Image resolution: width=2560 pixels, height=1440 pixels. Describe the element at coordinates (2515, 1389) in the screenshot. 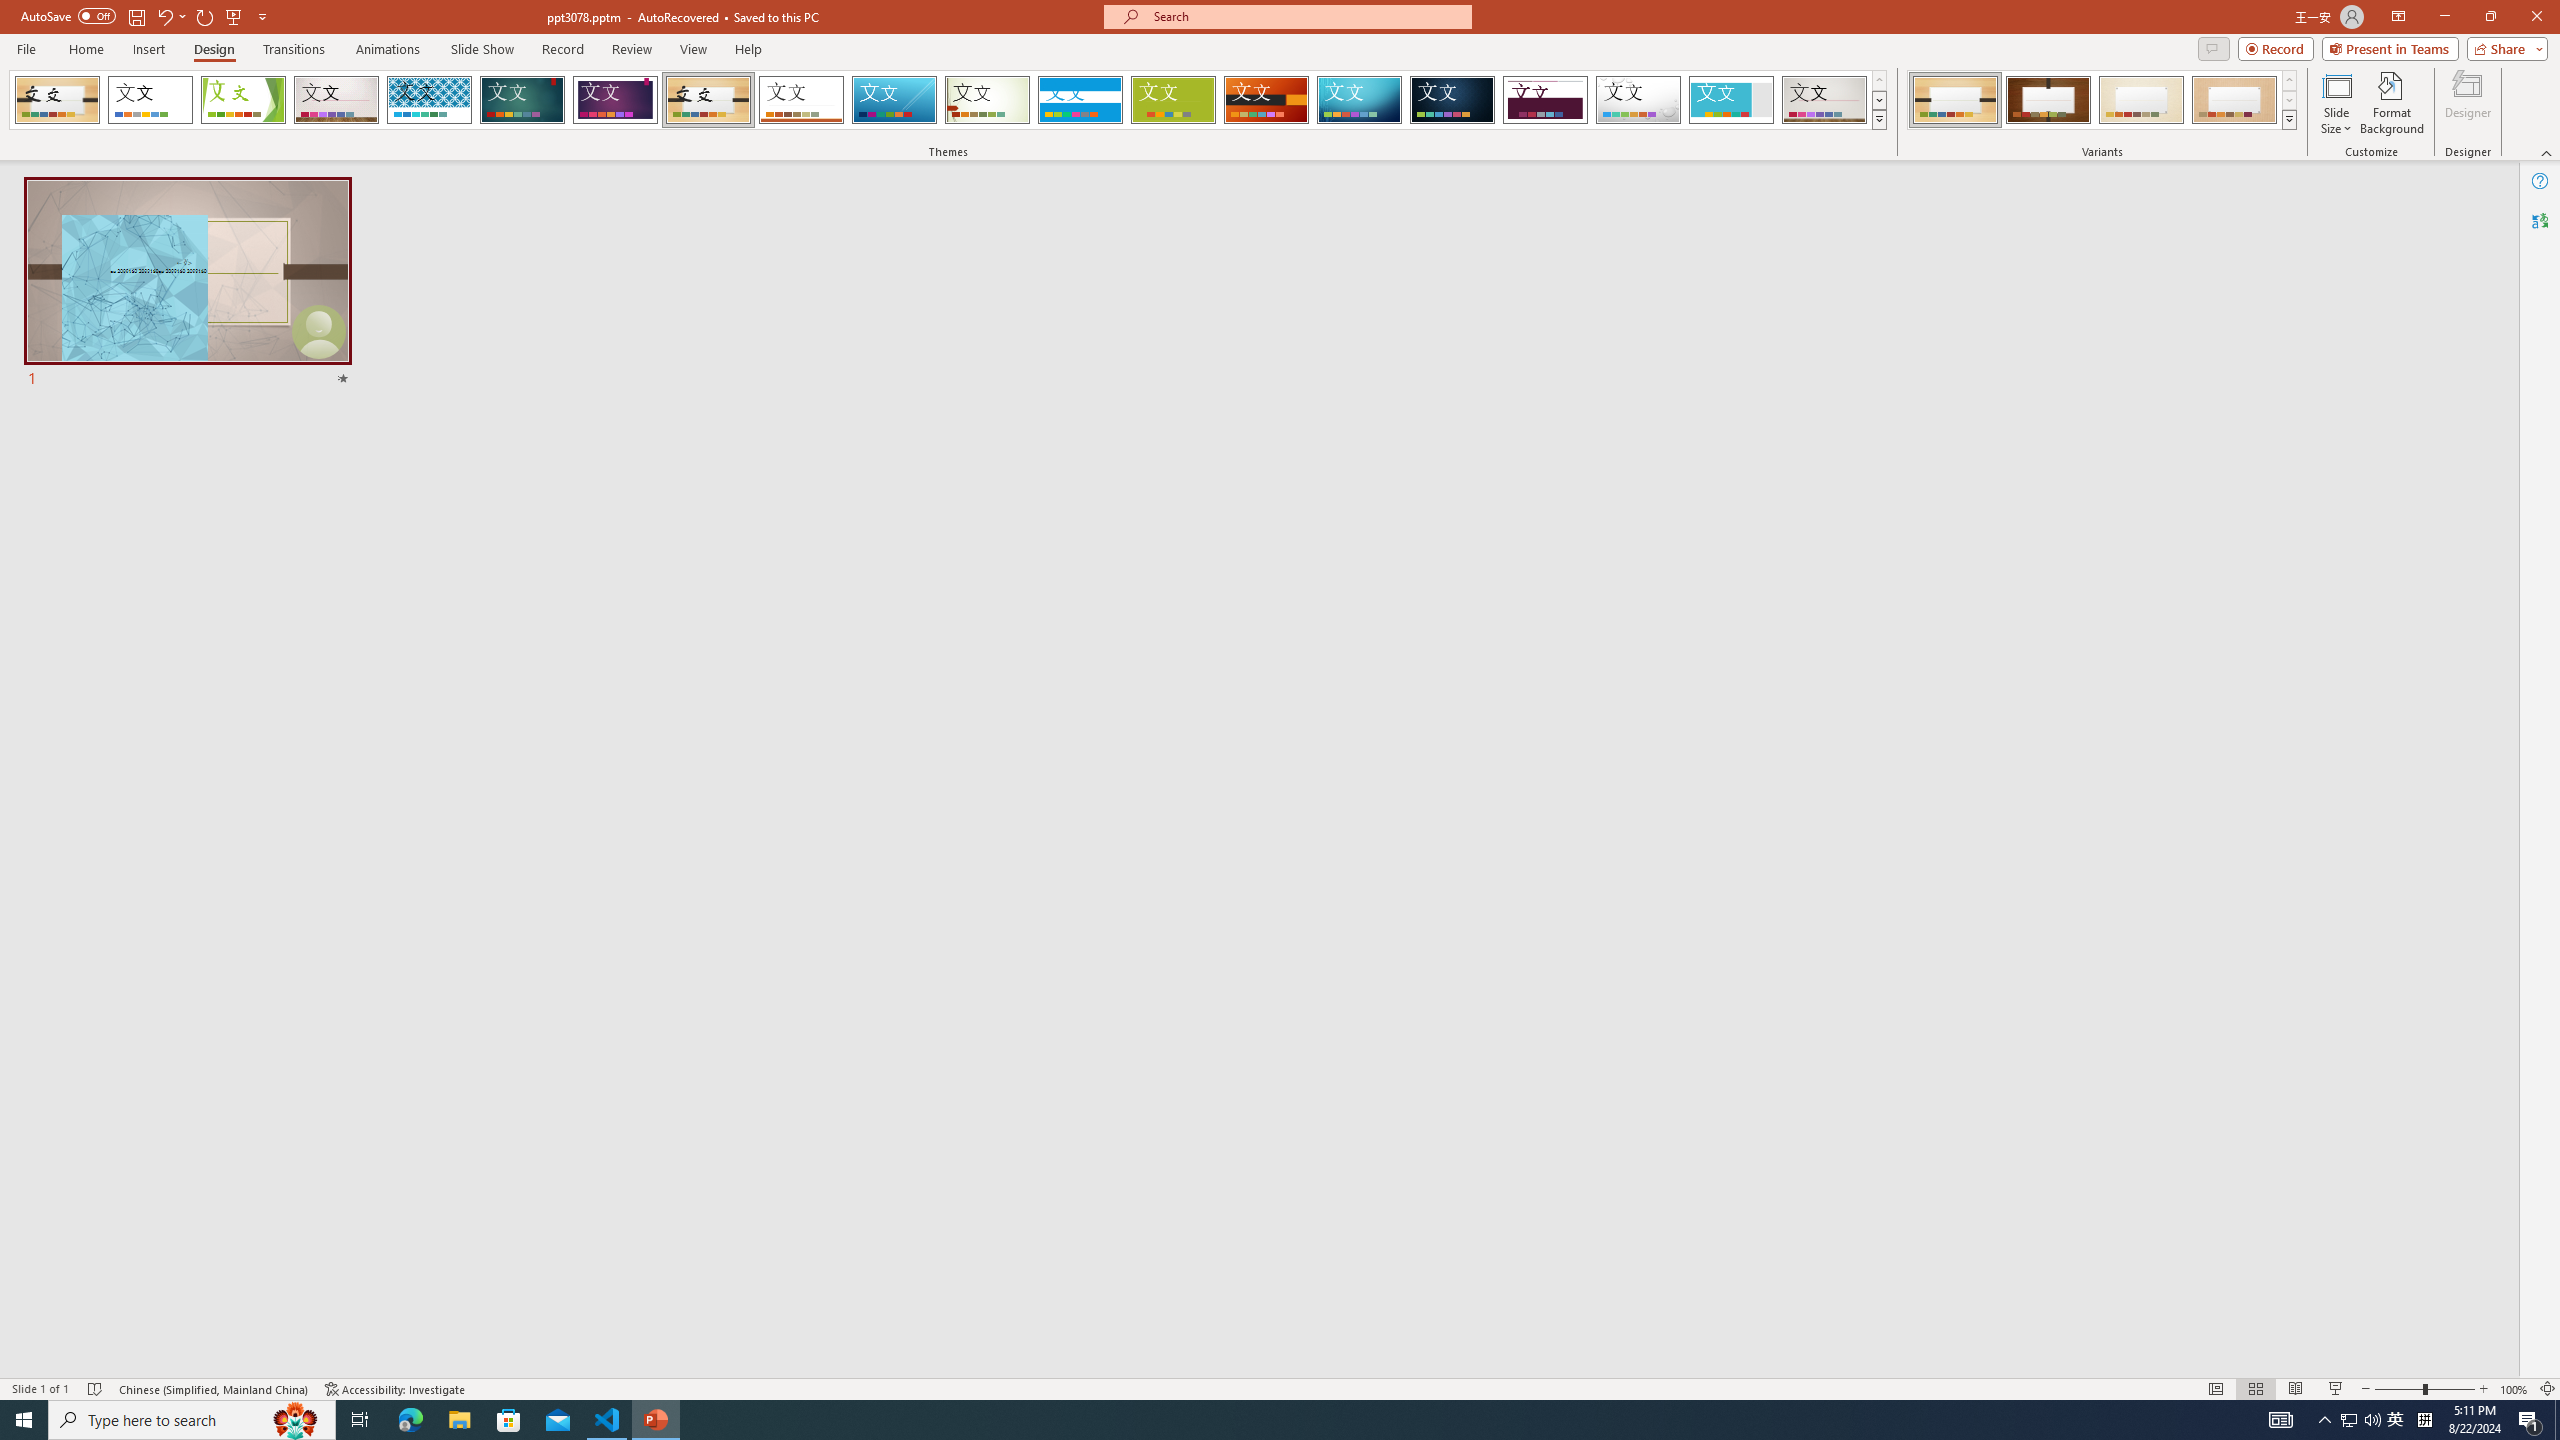

I see `'Zoom 100%'` at that location.